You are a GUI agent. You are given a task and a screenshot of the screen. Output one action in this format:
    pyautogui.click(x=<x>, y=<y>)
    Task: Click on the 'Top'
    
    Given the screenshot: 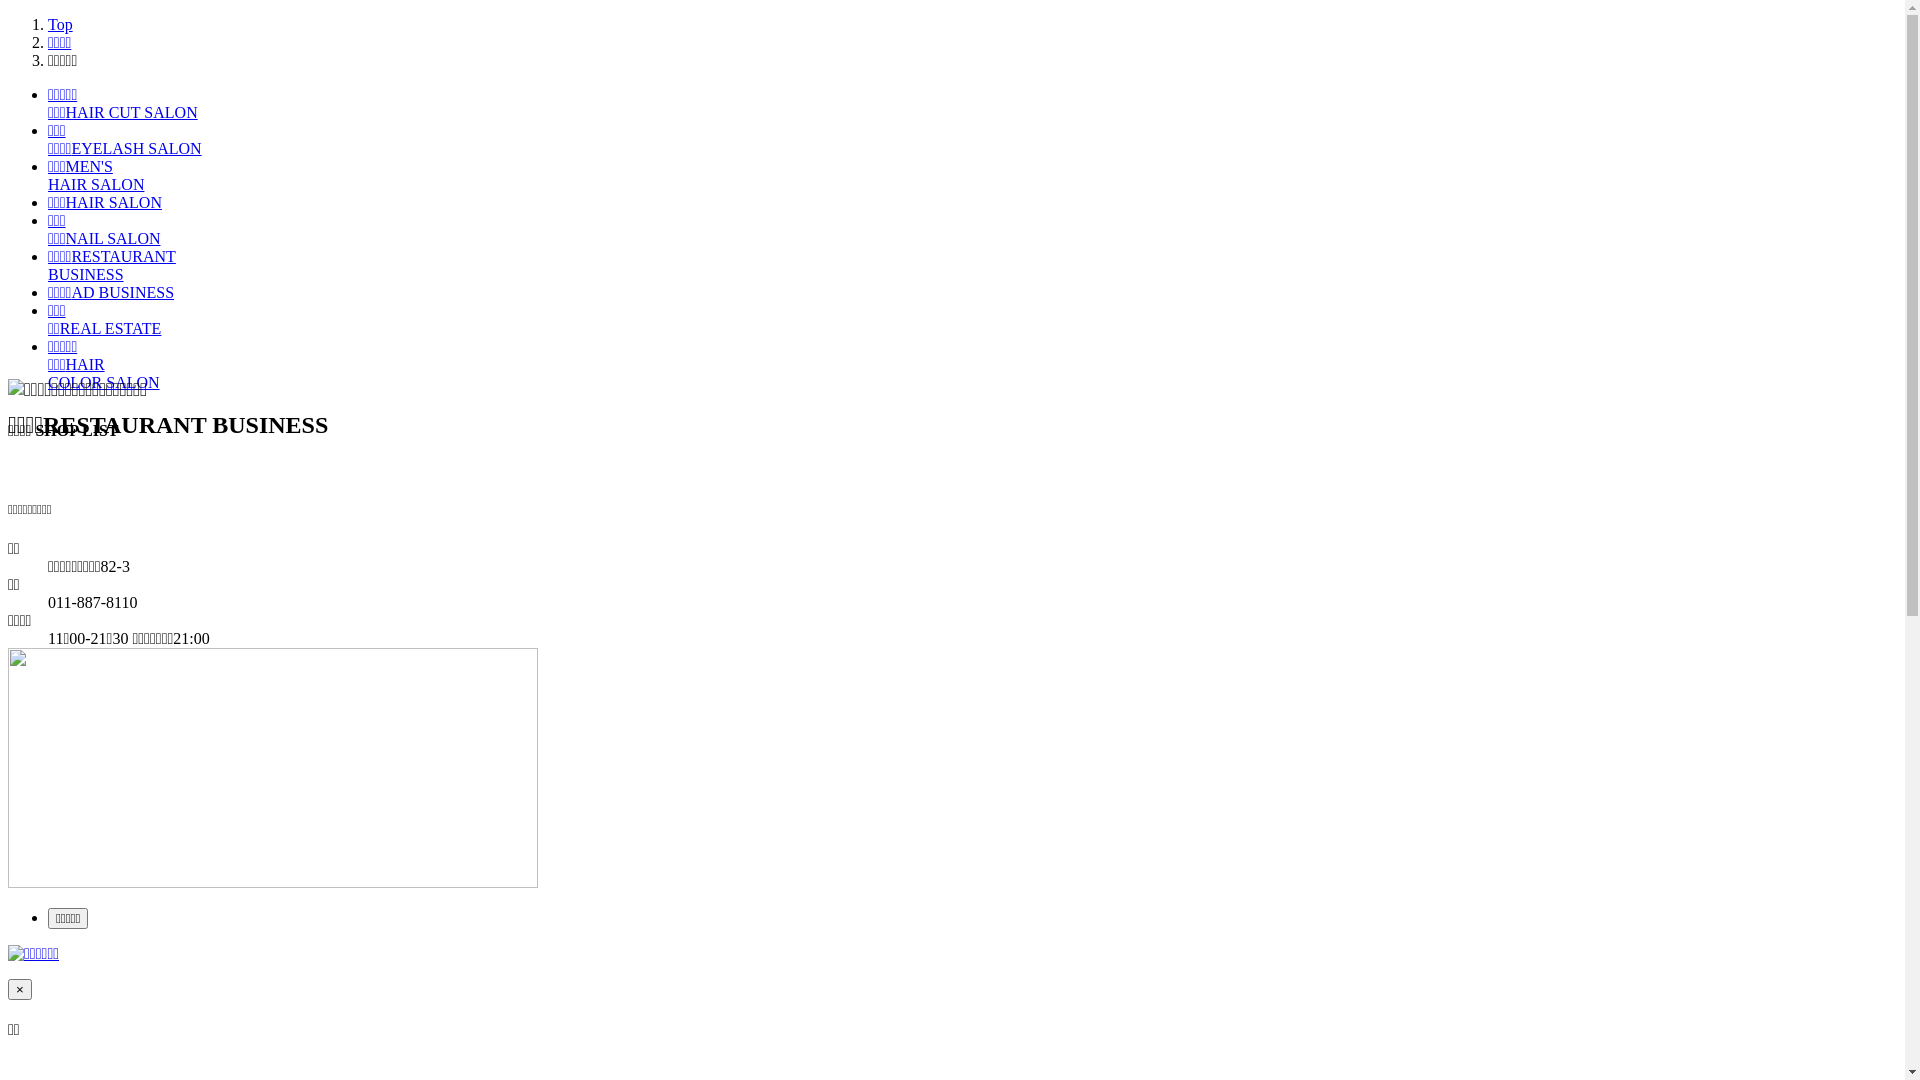 What is the action you would take?
    pyautogui.click(x=60, y=24)
    